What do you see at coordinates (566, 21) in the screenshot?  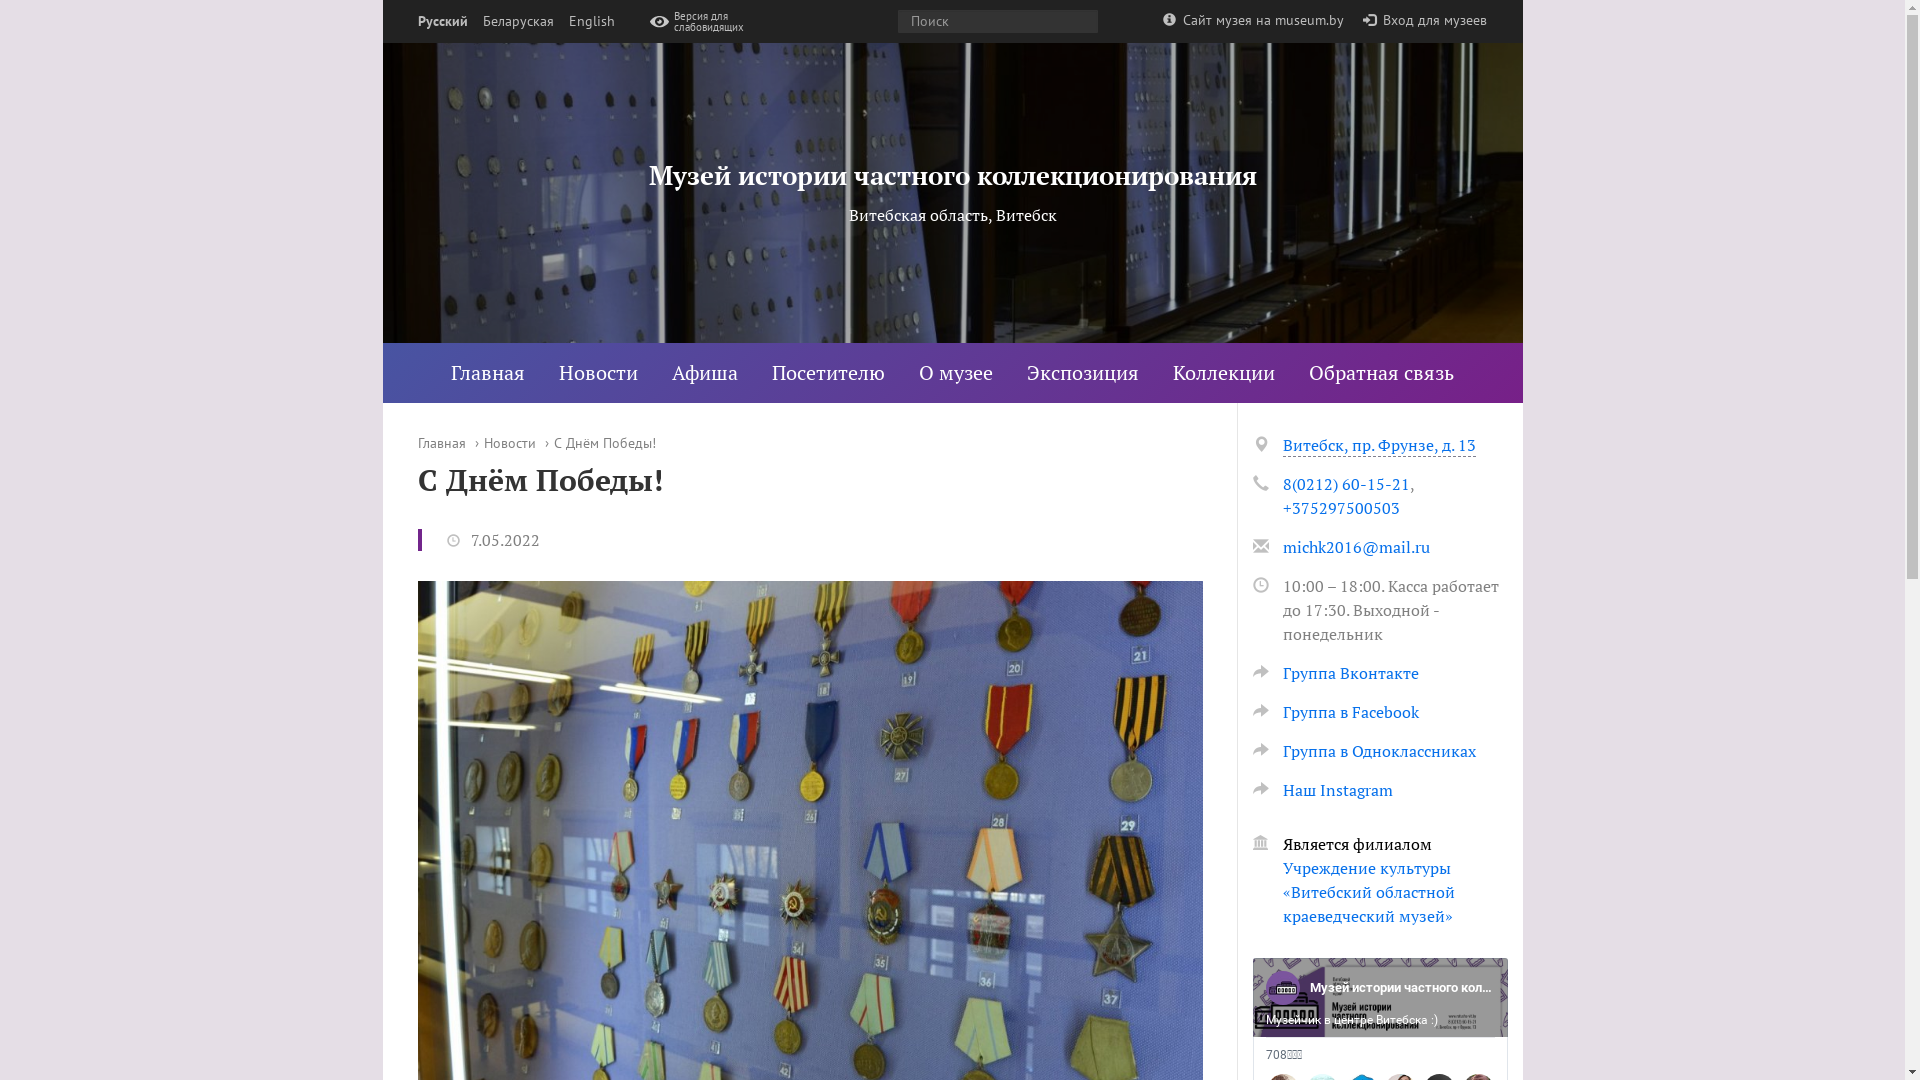 I see `'English'` at bounding box center [566, 21].